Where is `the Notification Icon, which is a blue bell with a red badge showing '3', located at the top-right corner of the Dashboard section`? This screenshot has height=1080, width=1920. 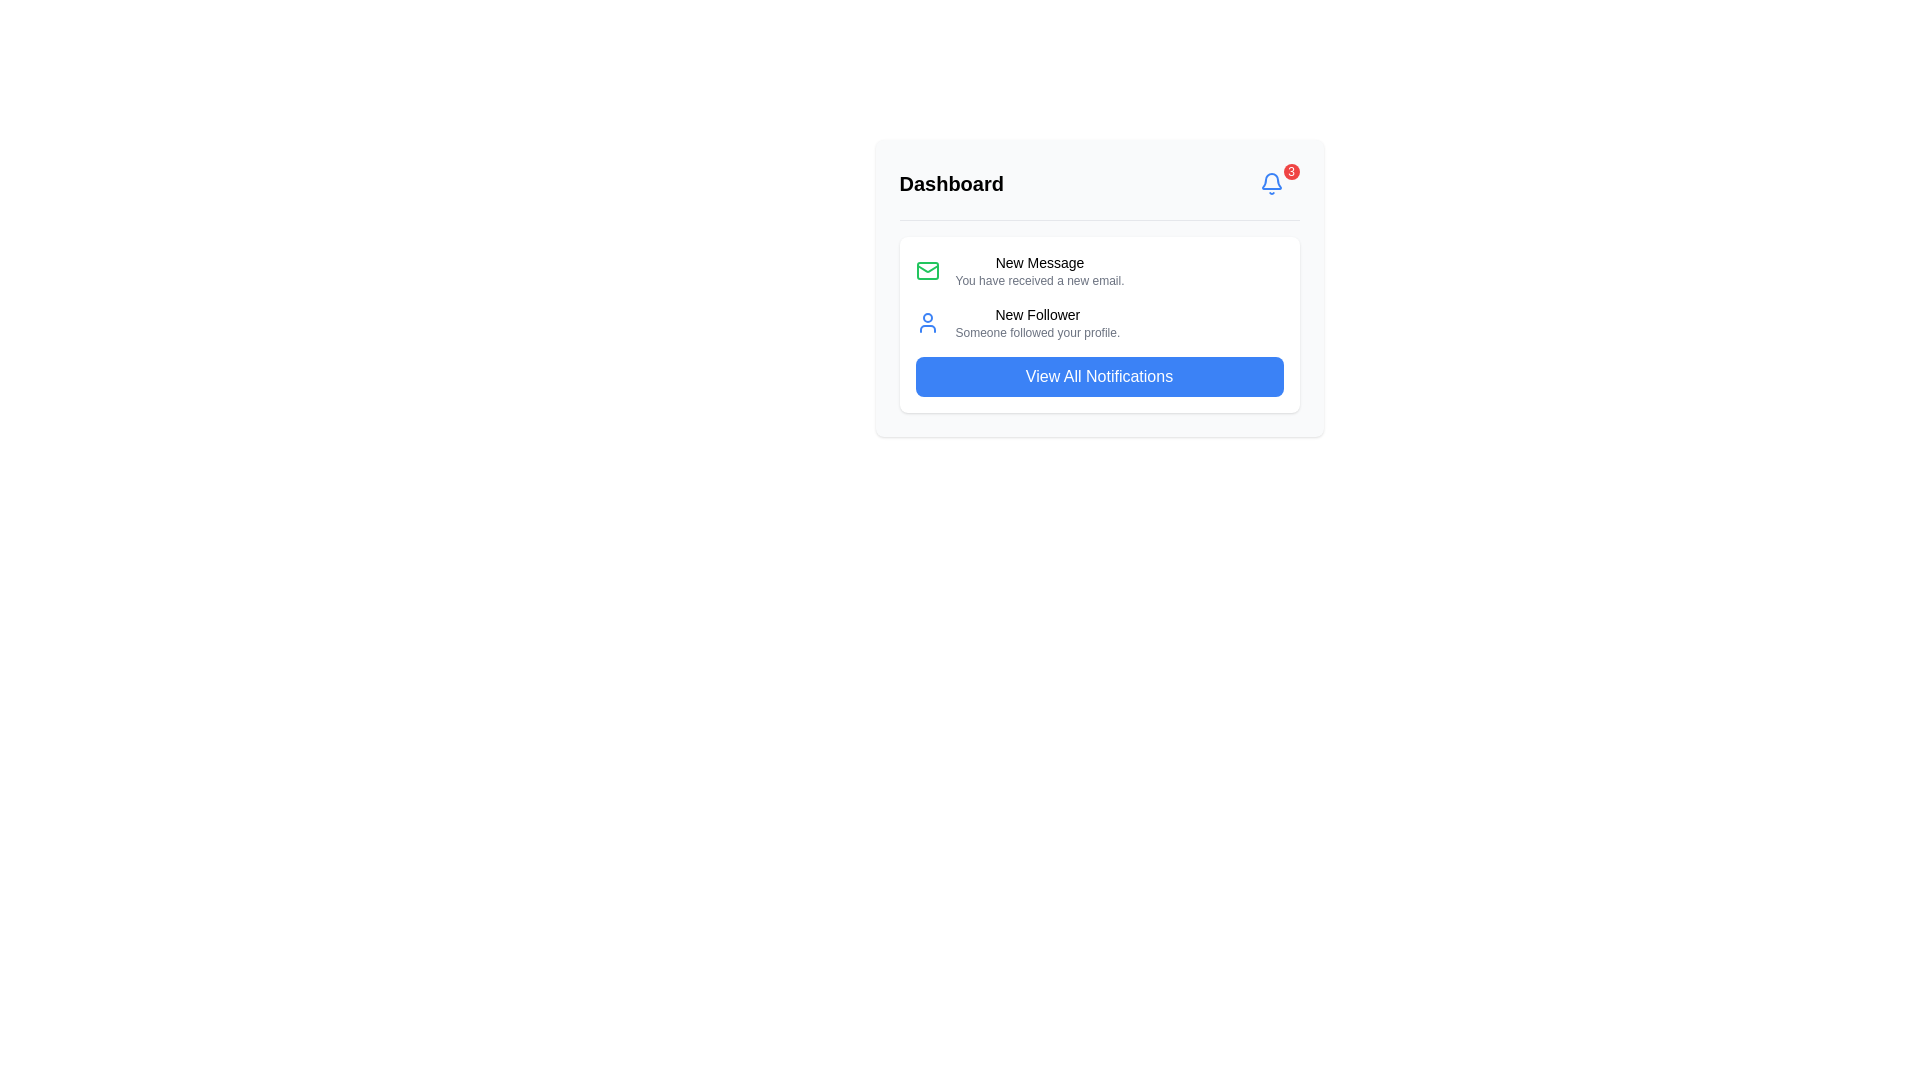 the Notification Icon, which is a blue bell with a red badge showing '3', located at the top-right corner of the Dashboard section is located at coordinates (1270, 184).